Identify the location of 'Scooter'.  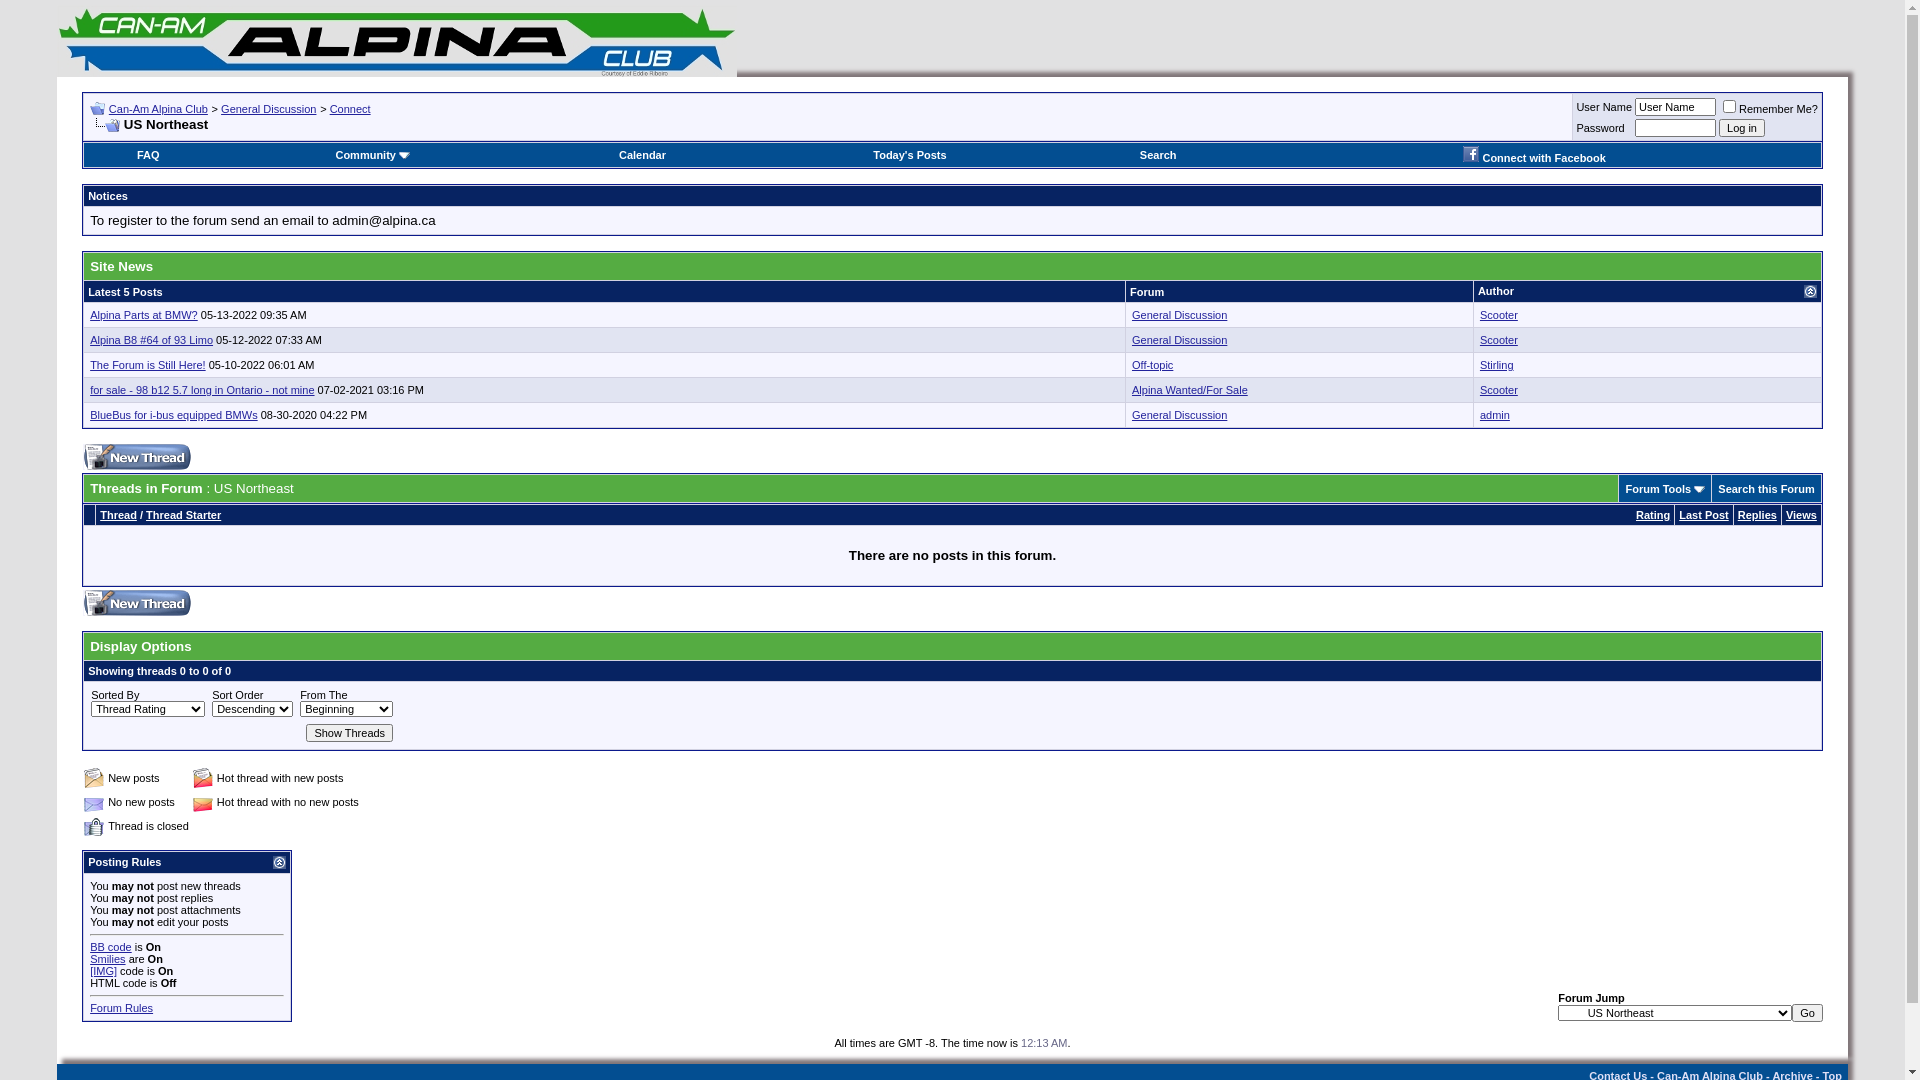
(1498, 338).